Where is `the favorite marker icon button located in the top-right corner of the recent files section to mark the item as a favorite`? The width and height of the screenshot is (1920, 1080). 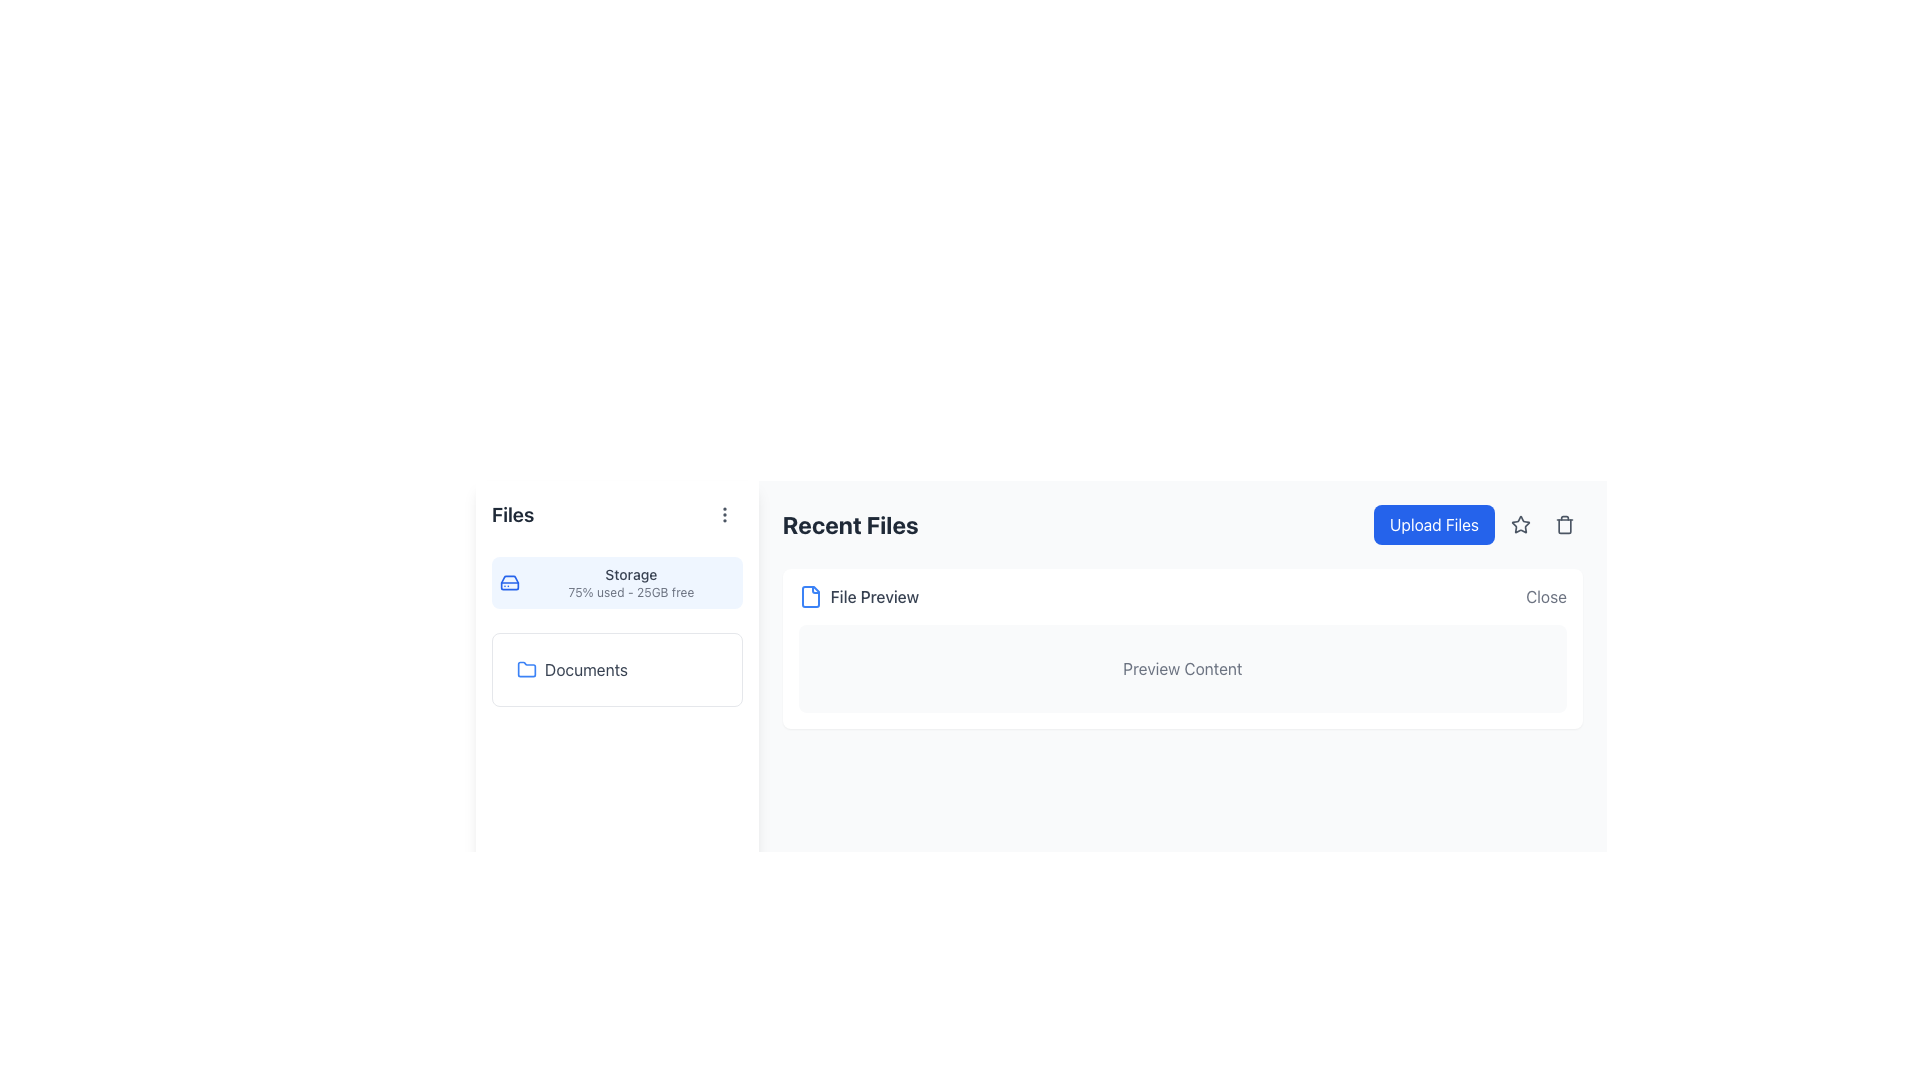
the favorite marker icon button located in the top-right corner of the recent files section to mark the item as a favorite is located at coordinates (1520, 523).